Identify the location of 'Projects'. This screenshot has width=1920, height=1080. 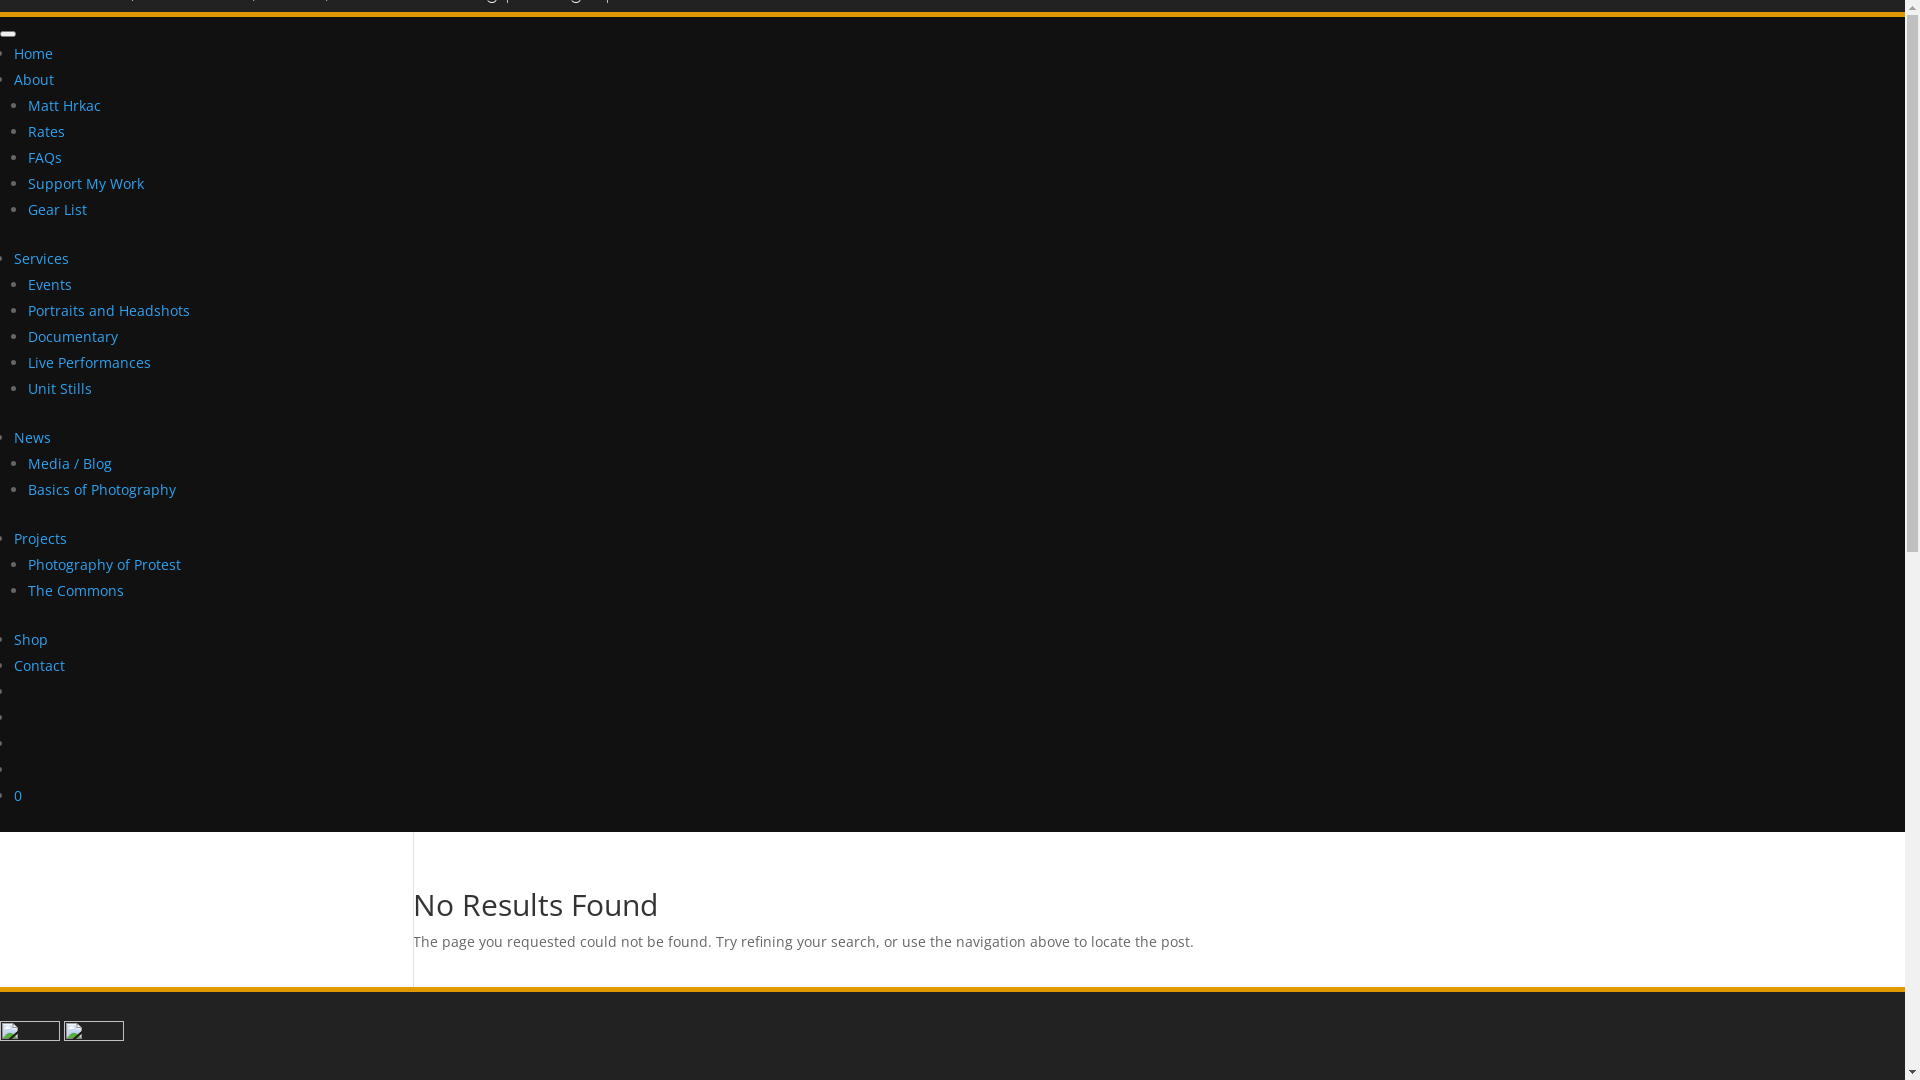
(40, 537).